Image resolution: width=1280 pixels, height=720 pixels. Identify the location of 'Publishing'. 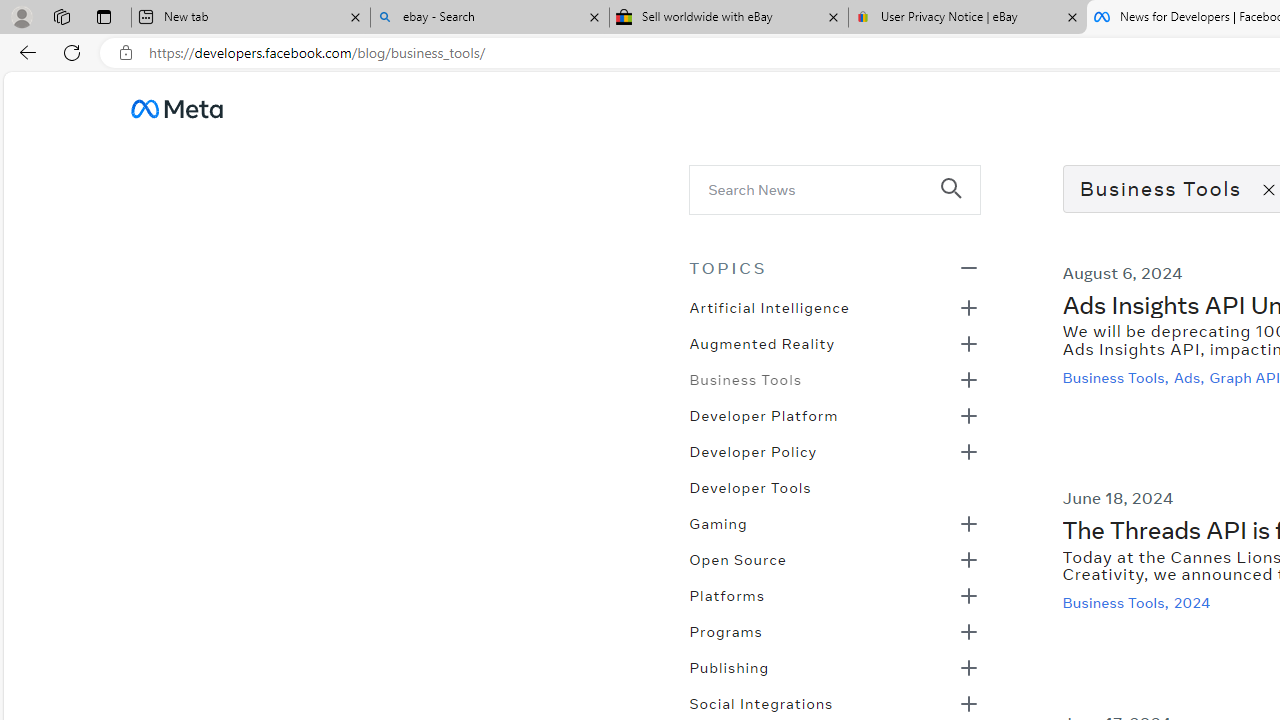
(728, 666).